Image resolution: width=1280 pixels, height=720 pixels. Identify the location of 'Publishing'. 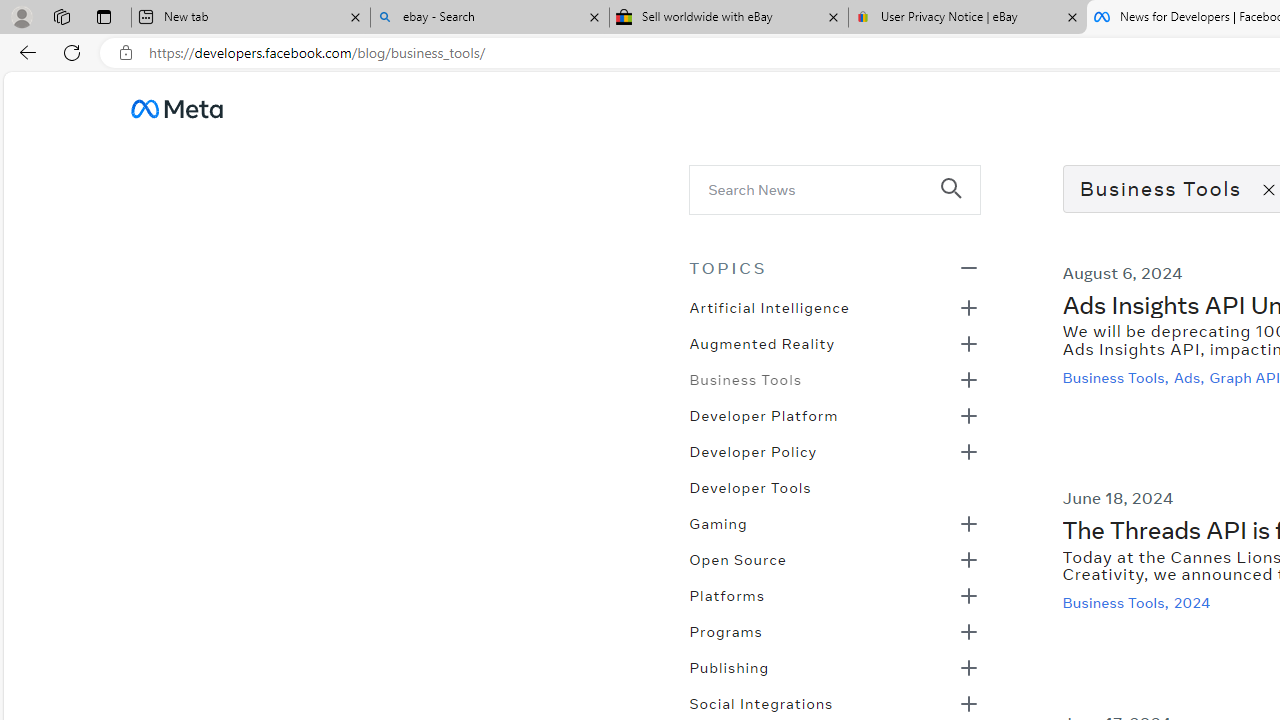
(728, 666).